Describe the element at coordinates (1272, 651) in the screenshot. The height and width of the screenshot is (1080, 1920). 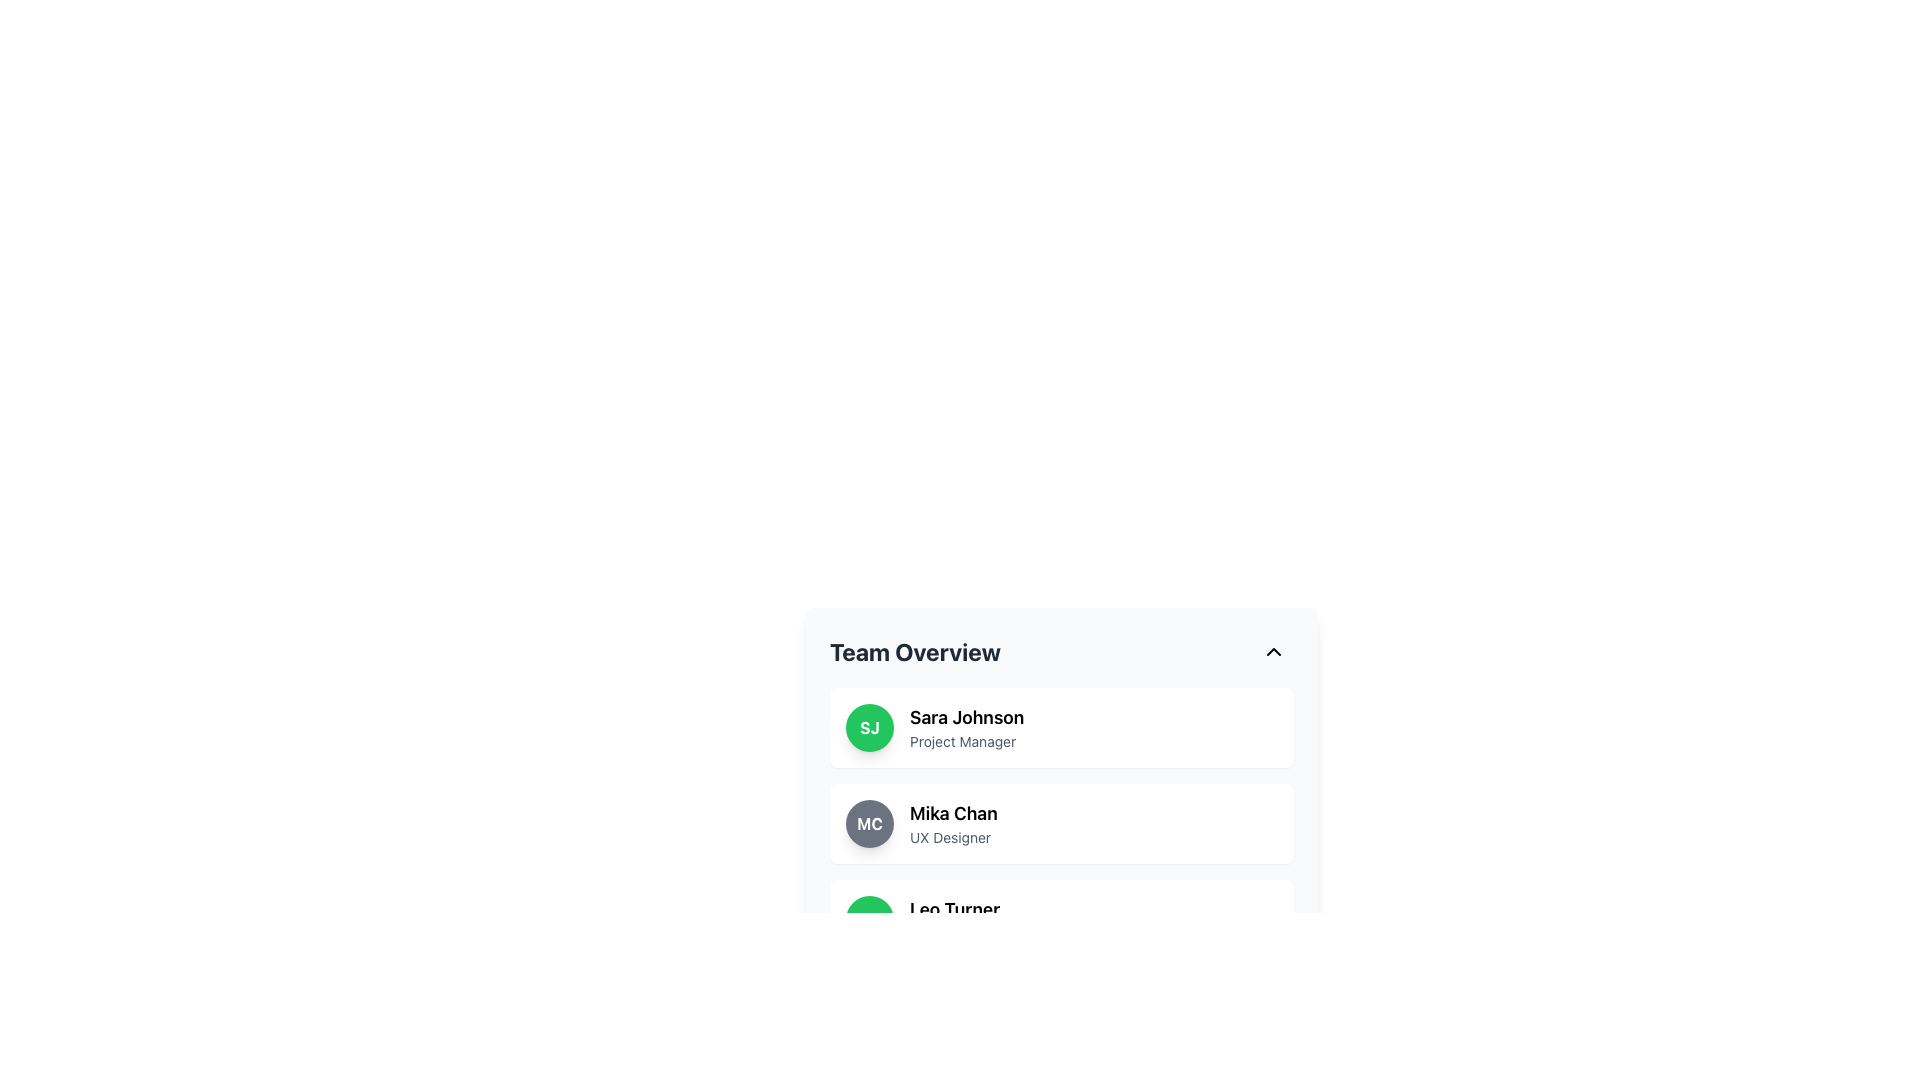
I see `the circular button with a light gray background and an upward-facing chevron icon located to the right of the 'Team Overview' section title` at that location.